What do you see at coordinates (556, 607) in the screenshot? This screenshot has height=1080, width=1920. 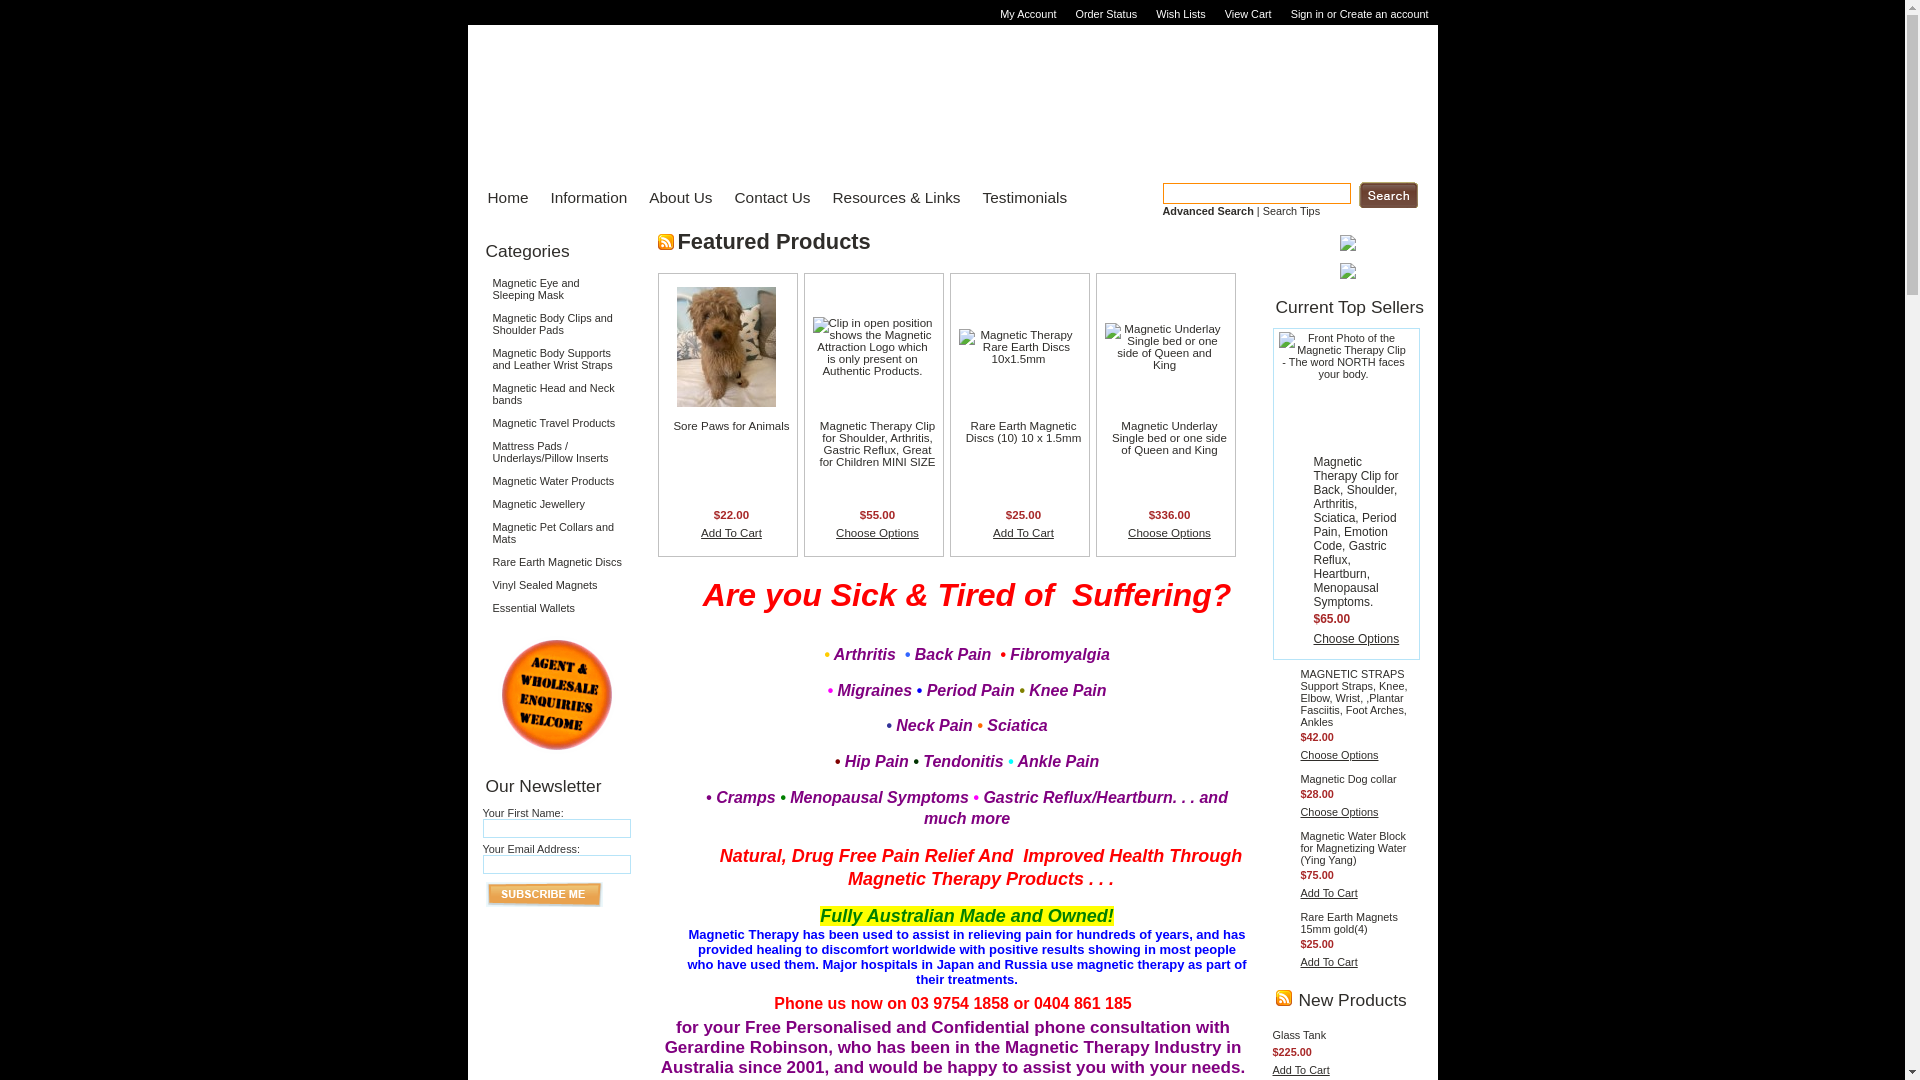 I see `'Essential Wallets'` at bounding box center [556, 607].